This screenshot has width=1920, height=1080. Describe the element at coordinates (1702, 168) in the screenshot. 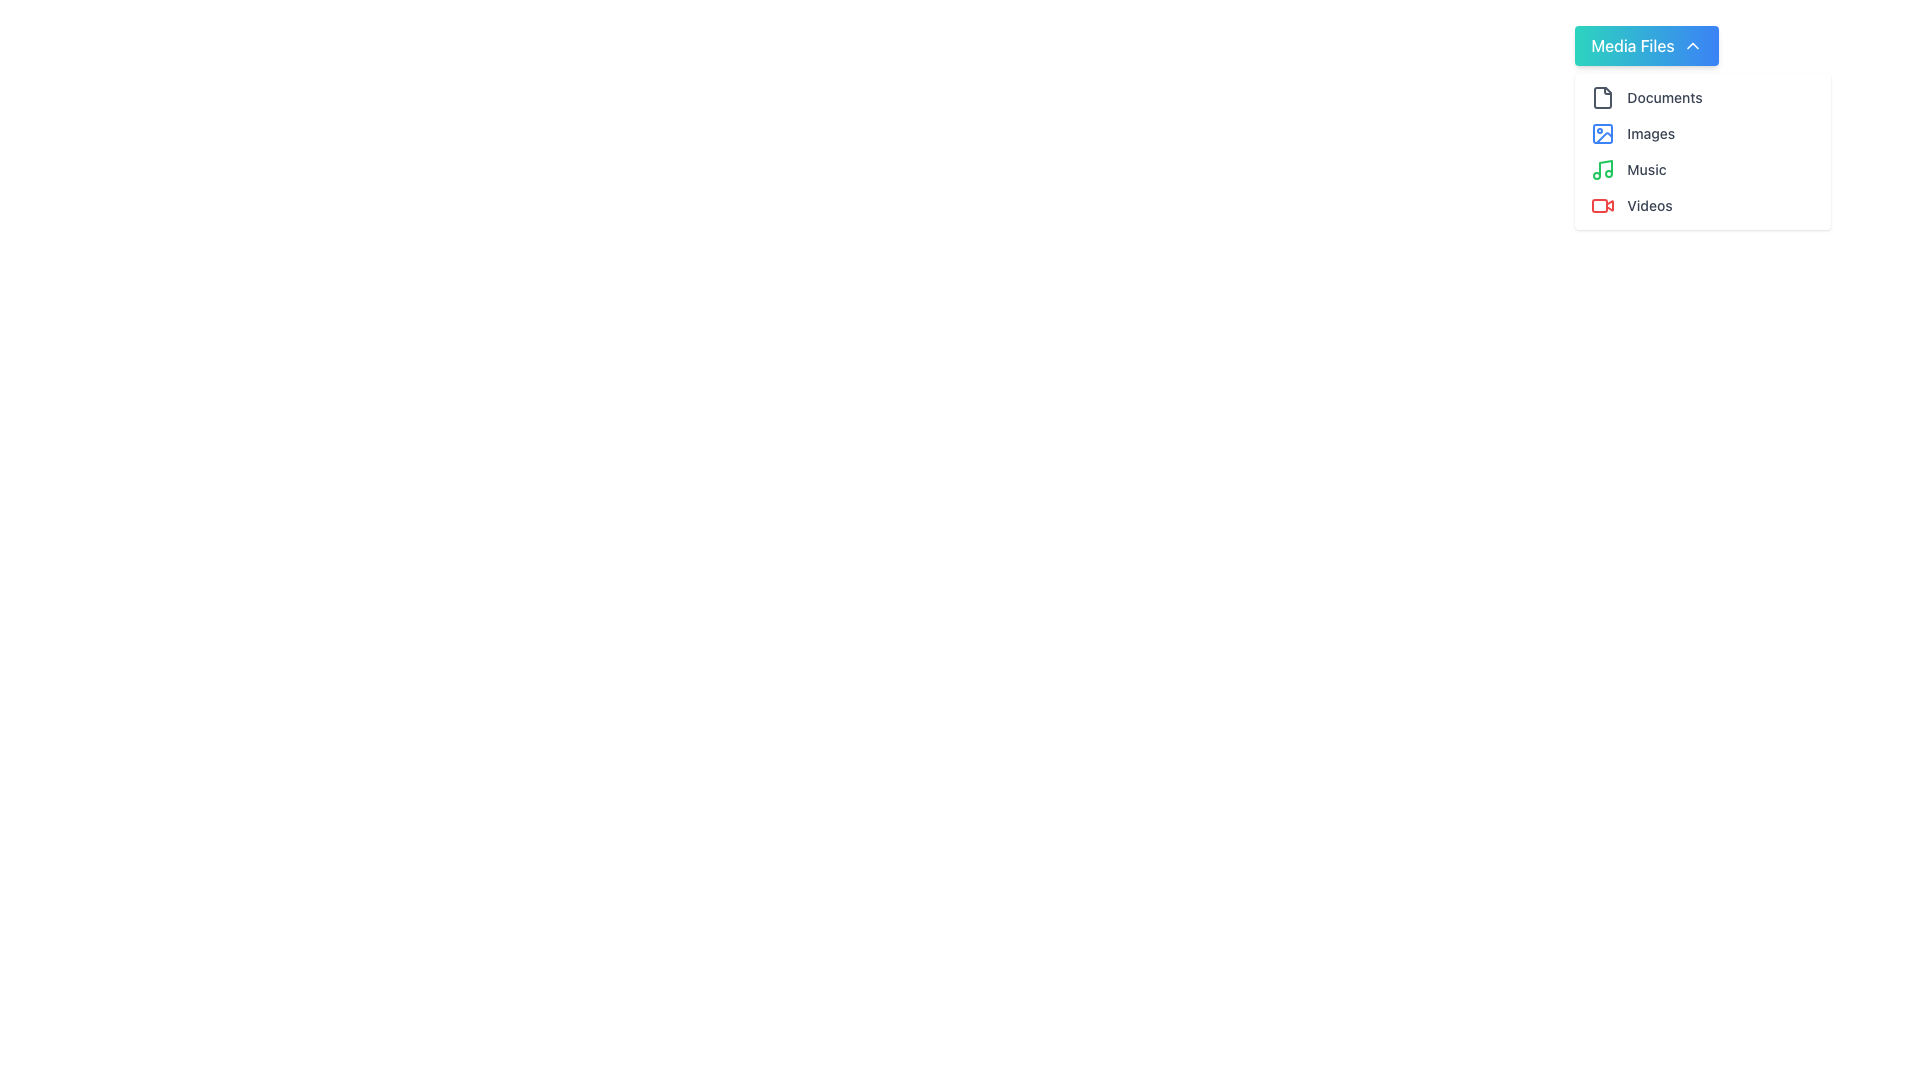

I see `the 'Music' category list item, which is the third item in the 'Media Files' dropdown list, used for navigating to or filtering music files` at that location.